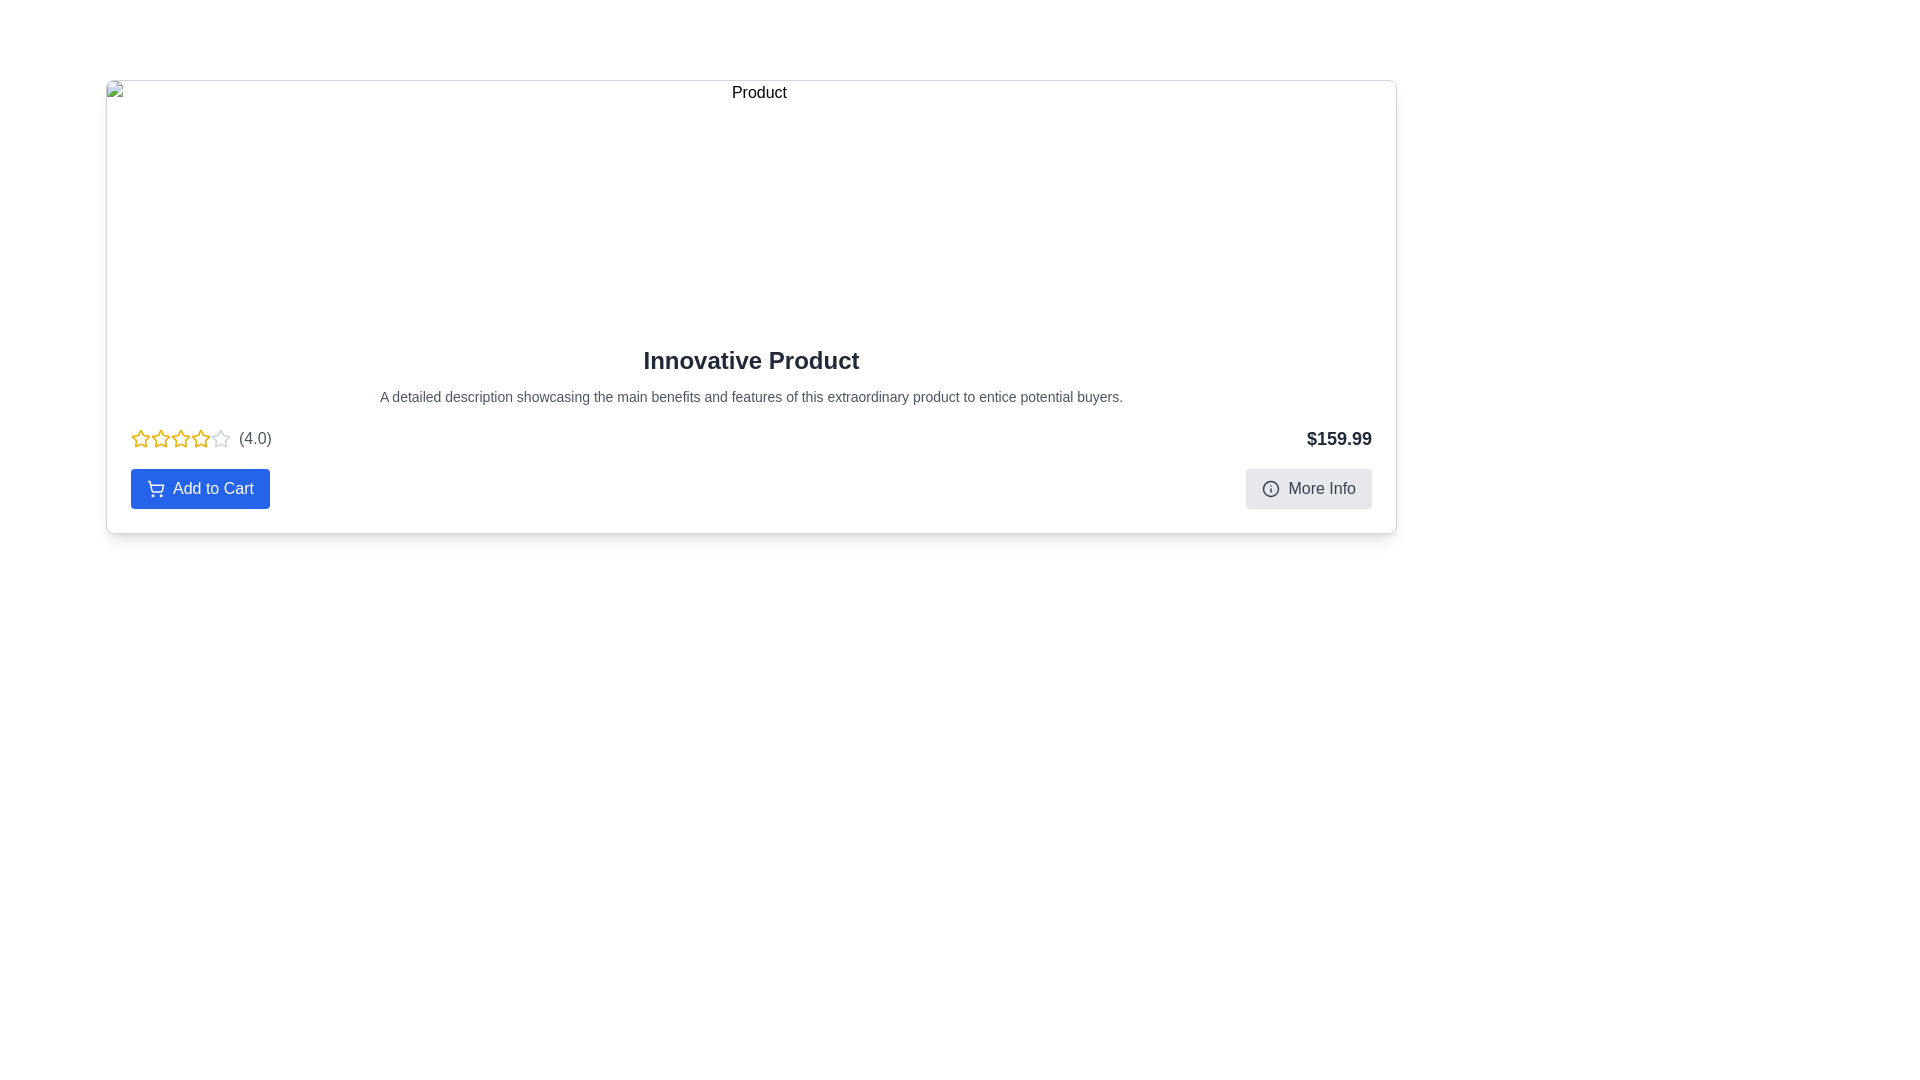 Image resolution: width=1920 pixels, height=1080 pixels. I want to click on the third star in the rating component to provide a rating for the product, so click(181, 437).